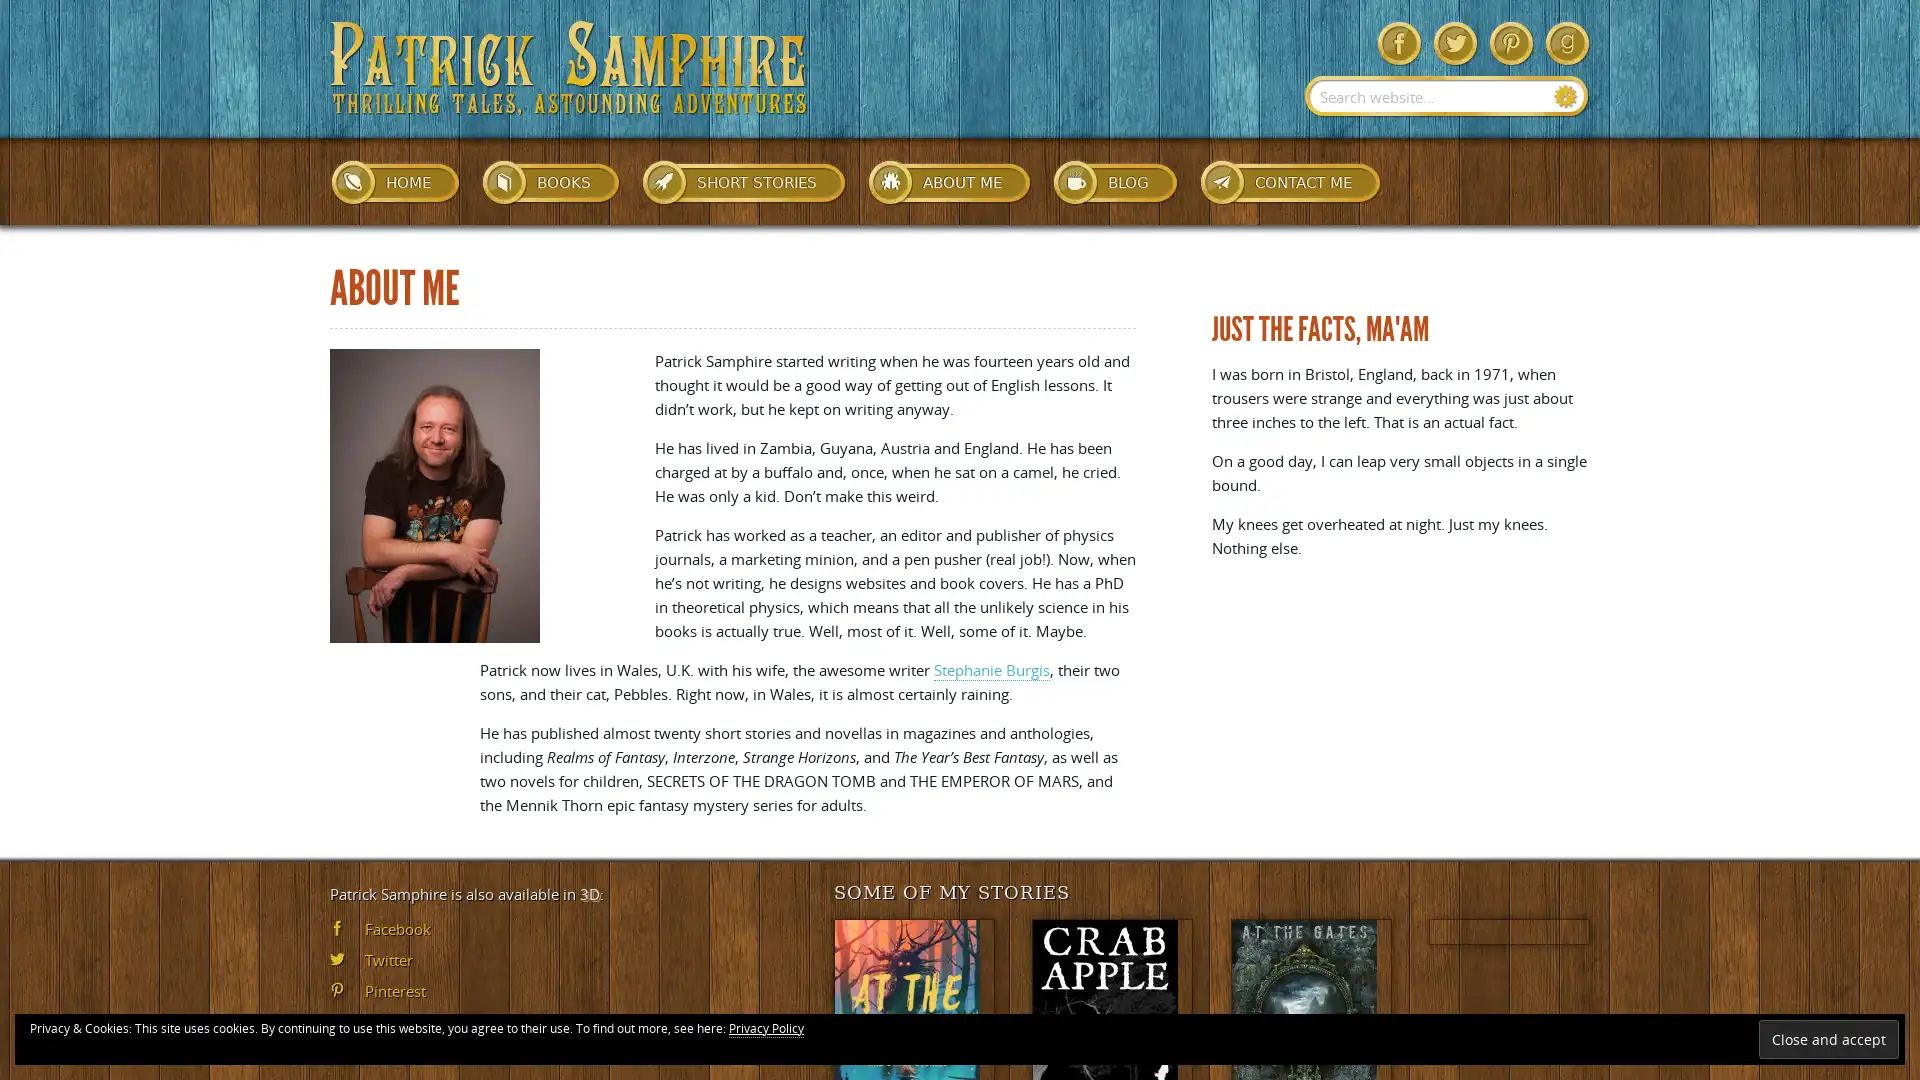 The width and height of the screenshot is (1920, 1080). I want to click on Close and accept, so click(1828, 1038).